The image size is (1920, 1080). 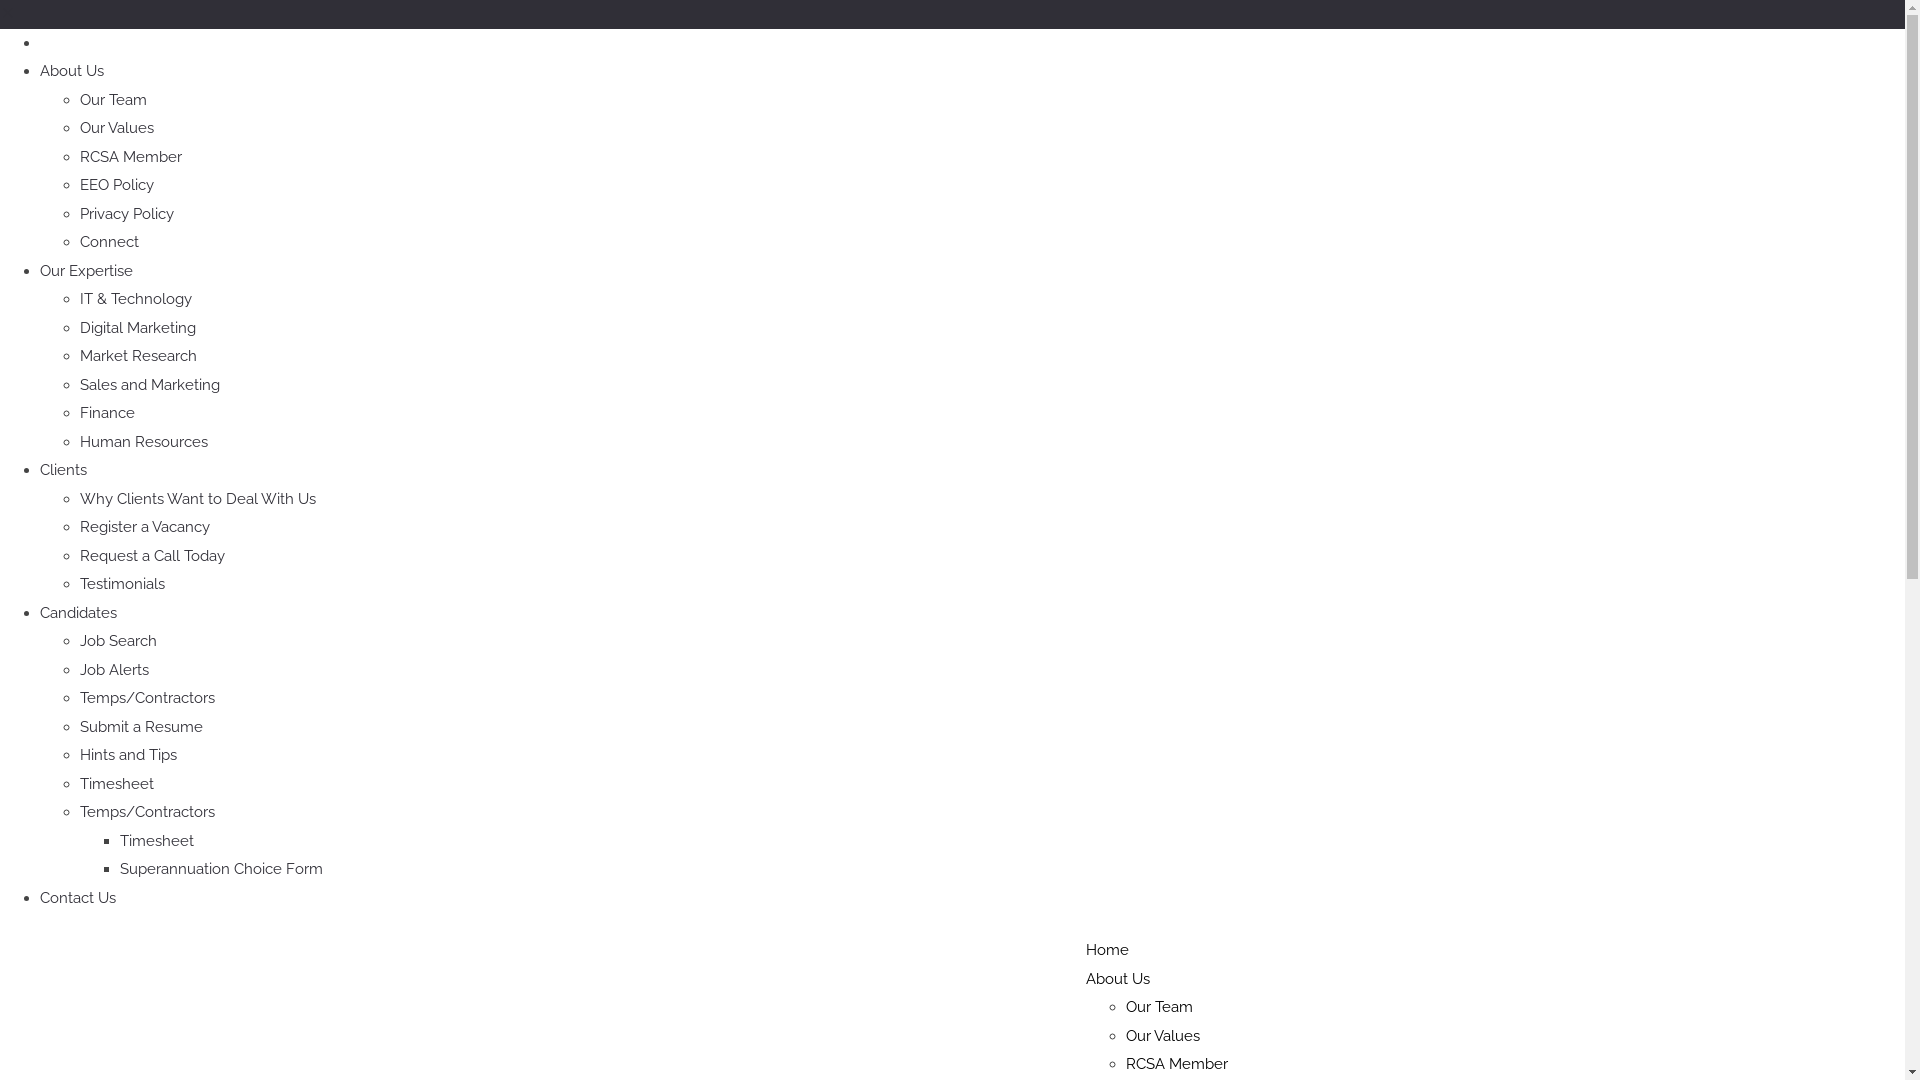 What do you see at coordinates (134, 299) in the screenshot?
I see `'IT & Technology'` at bounding box center [134, 299].